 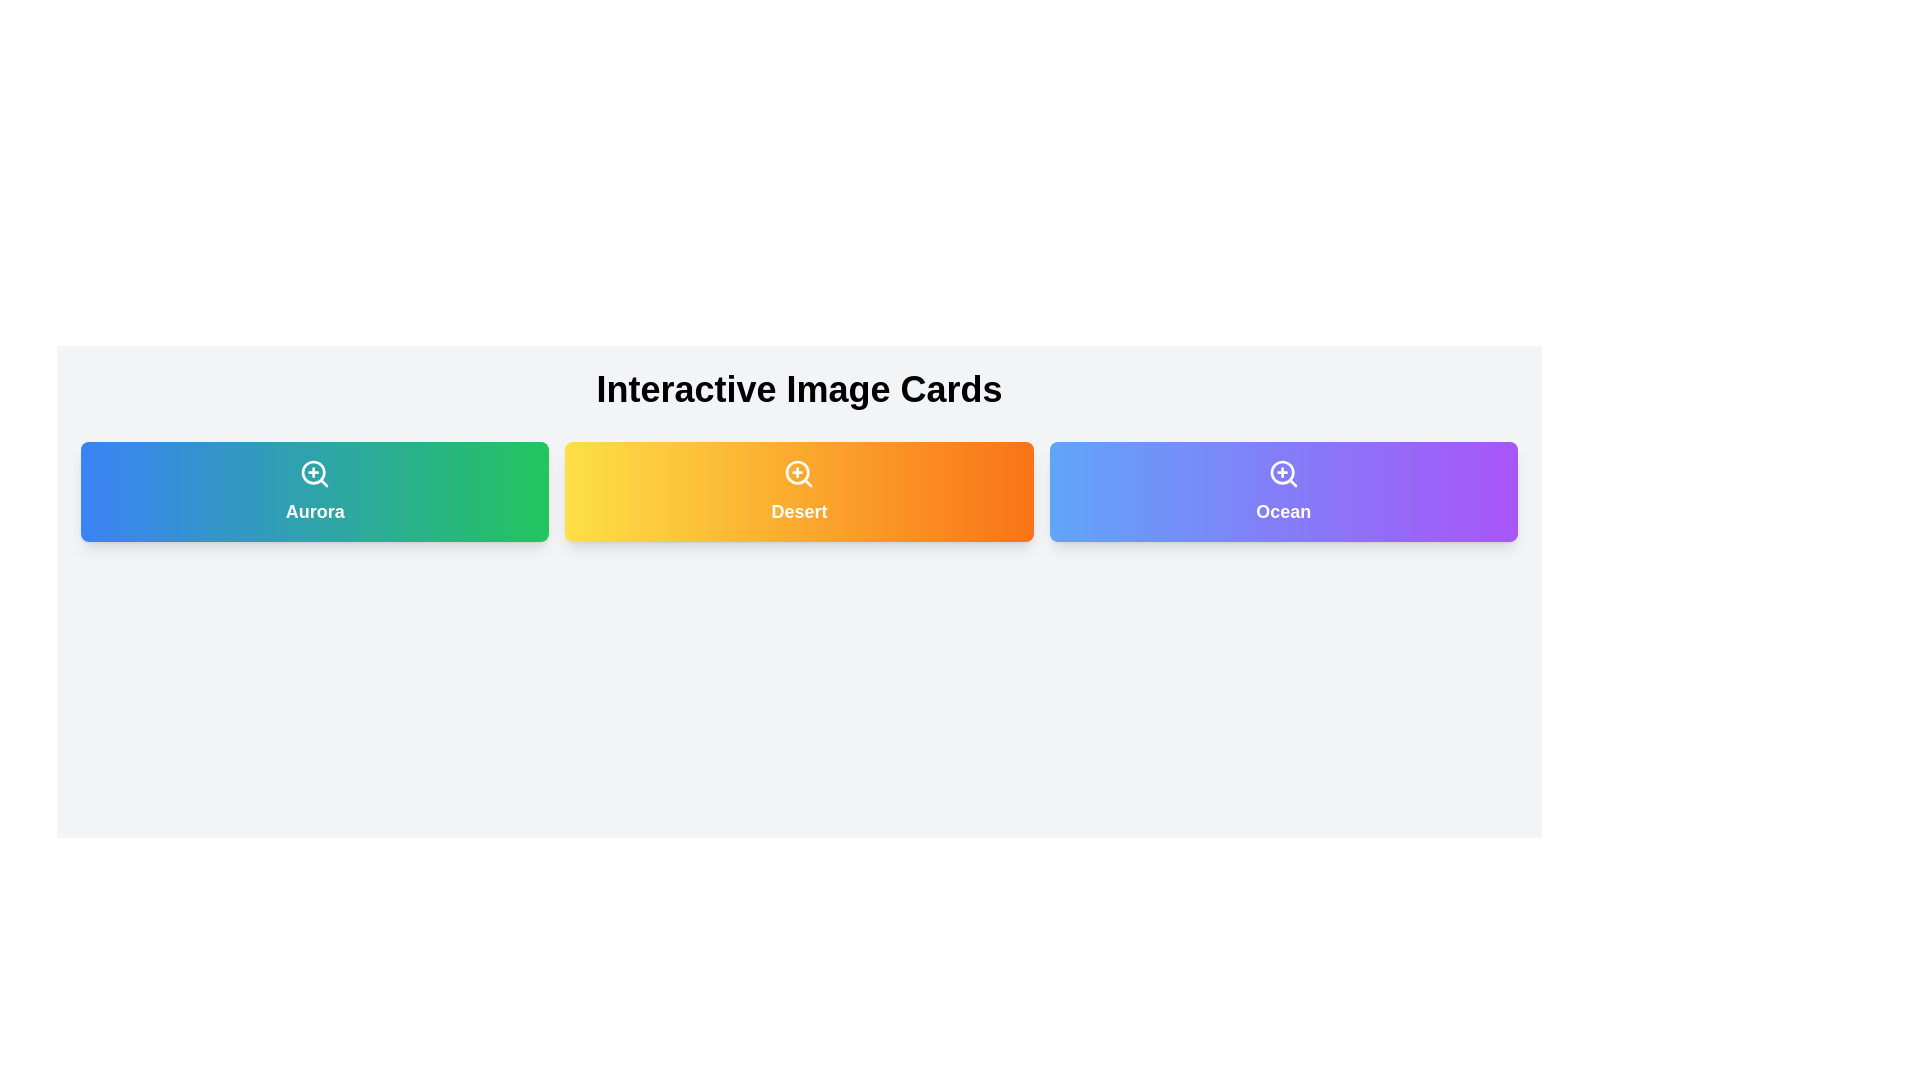 I want to click on the circular lens of the magnifying glass in the zoom icon located in the top-right section of the 'Ocean' card, which is the third card from the left, so click(x=1282, y=472).